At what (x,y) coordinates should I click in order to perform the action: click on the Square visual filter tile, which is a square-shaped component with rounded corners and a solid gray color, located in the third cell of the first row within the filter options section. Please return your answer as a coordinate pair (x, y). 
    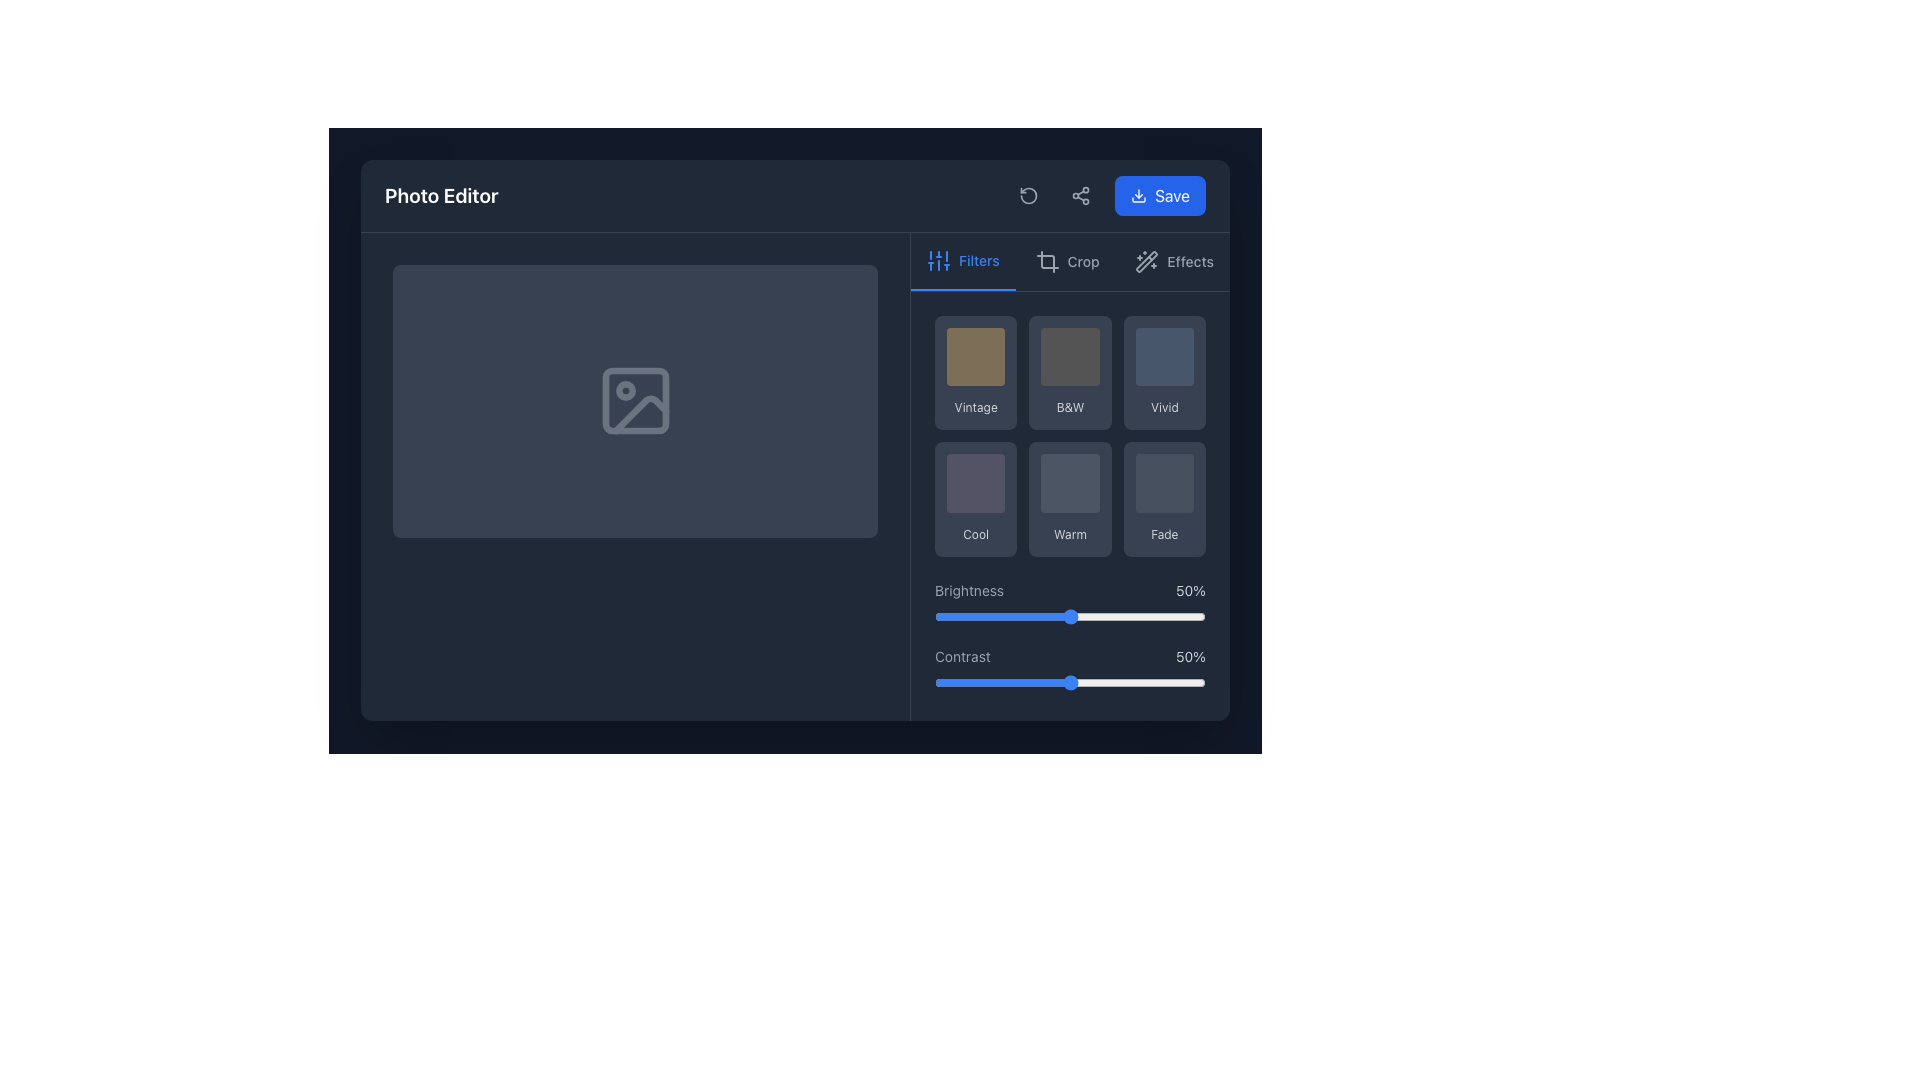
    Looking at the image, I should click on (1164, 356).